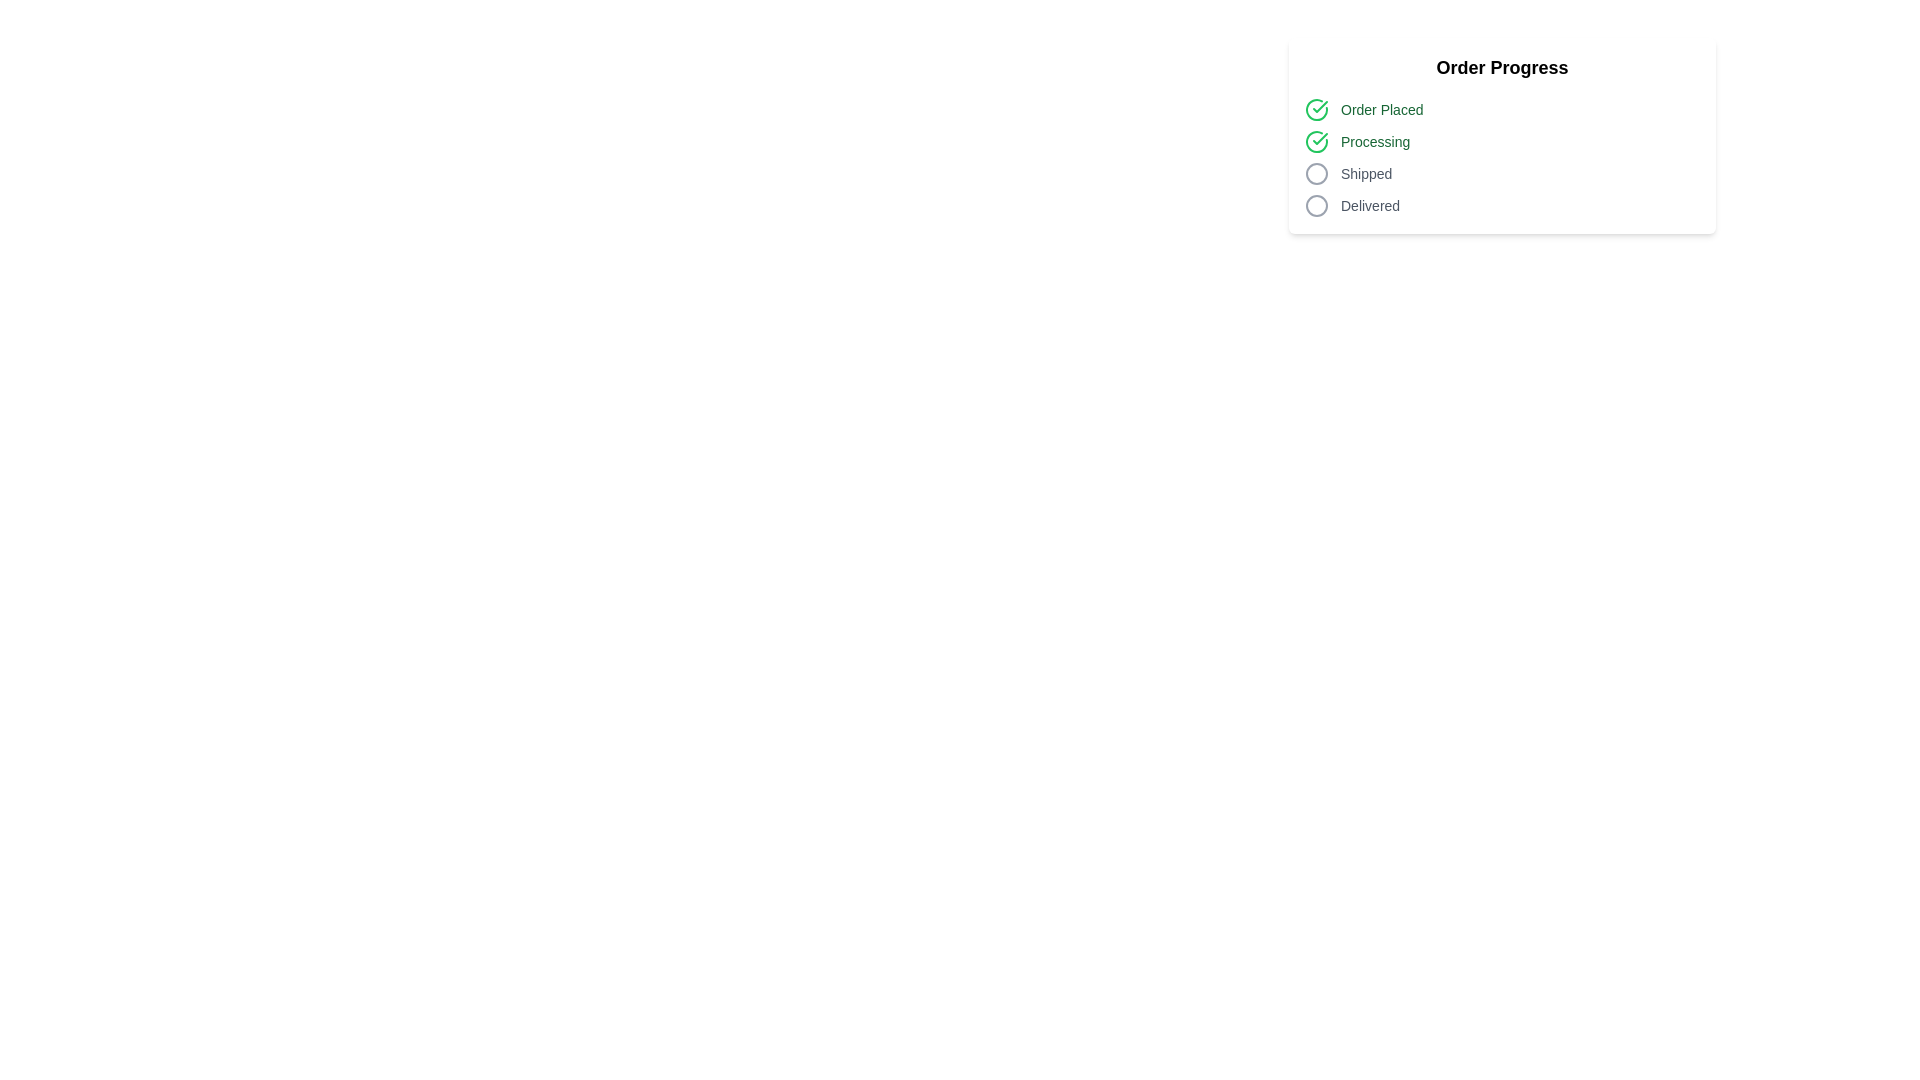 This screenshot has height=1080, width=1920. I want to click on the 'Processing' status indicator in the Status Indicator Row, which is the second item under the 'Order Progress' title, to associate the status with its completion indicator, so click(1502, 141).